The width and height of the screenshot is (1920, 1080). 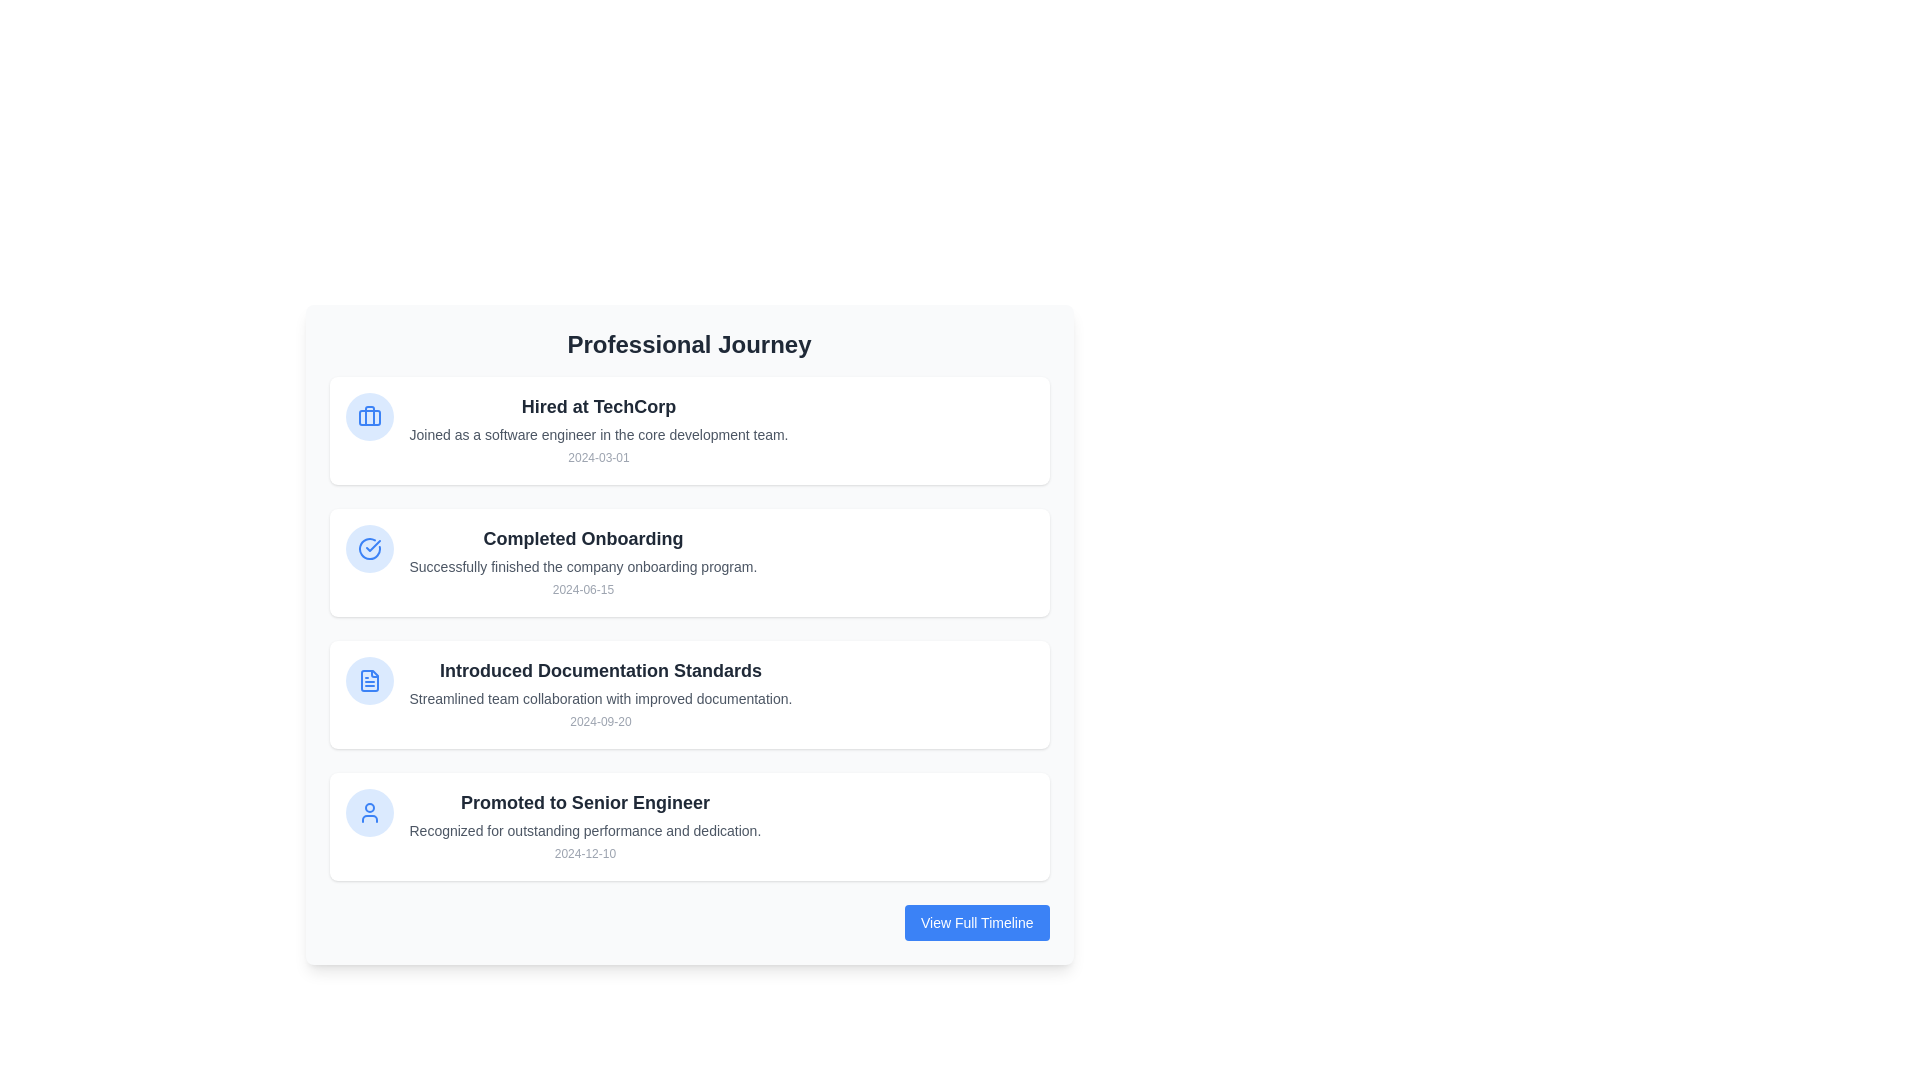 I want to click on the icon representing tasks related to documentation, which is the third icon in a sequence on the left side of the timeline entry titled 'Introduced Documentation Standards.', so click(x=369, y=680).